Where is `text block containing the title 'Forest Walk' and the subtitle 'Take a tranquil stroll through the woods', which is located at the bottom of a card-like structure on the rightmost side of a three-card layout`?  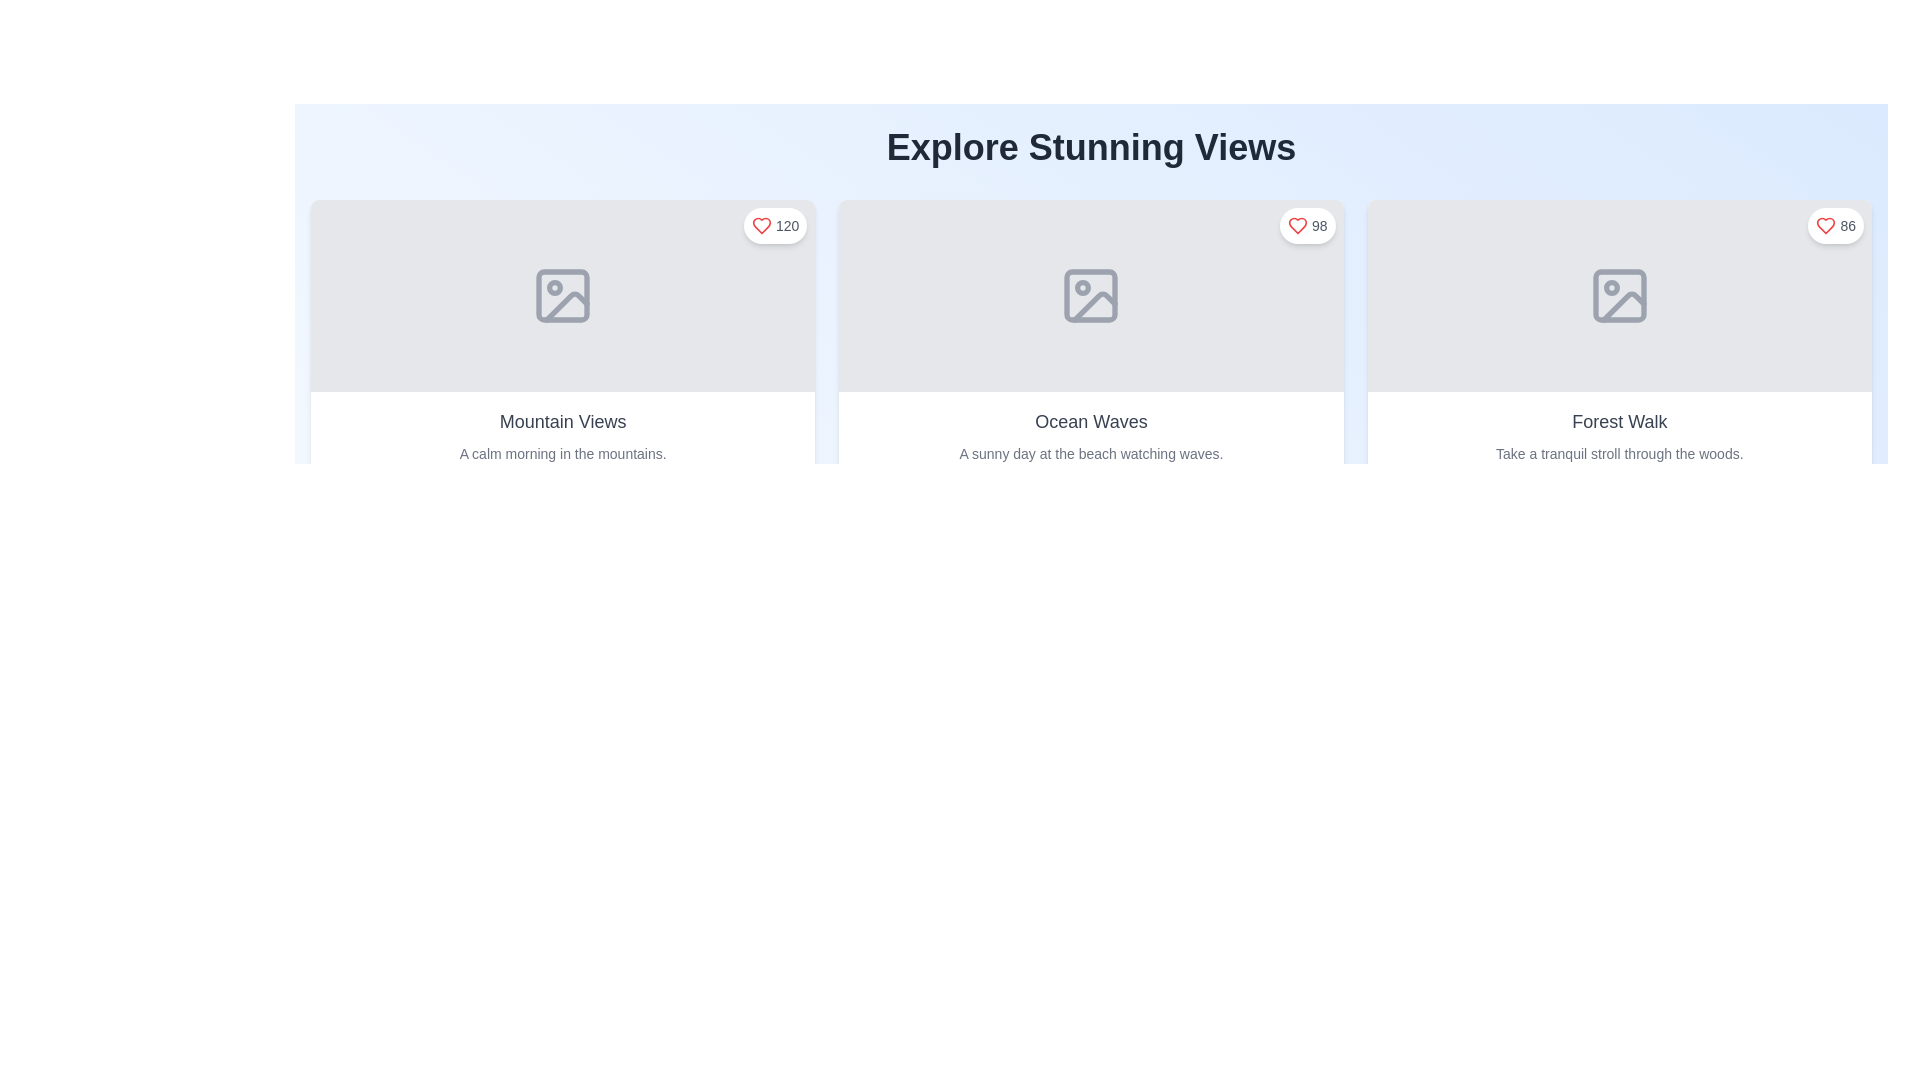 text block containing the title 'Forest Walk' and the subtitle 'Take a tranquil stroll through the woods', which is located at the bottom of a card-like structure on the rightmost side of a three-card layout is located at coordinates (1619, 434).